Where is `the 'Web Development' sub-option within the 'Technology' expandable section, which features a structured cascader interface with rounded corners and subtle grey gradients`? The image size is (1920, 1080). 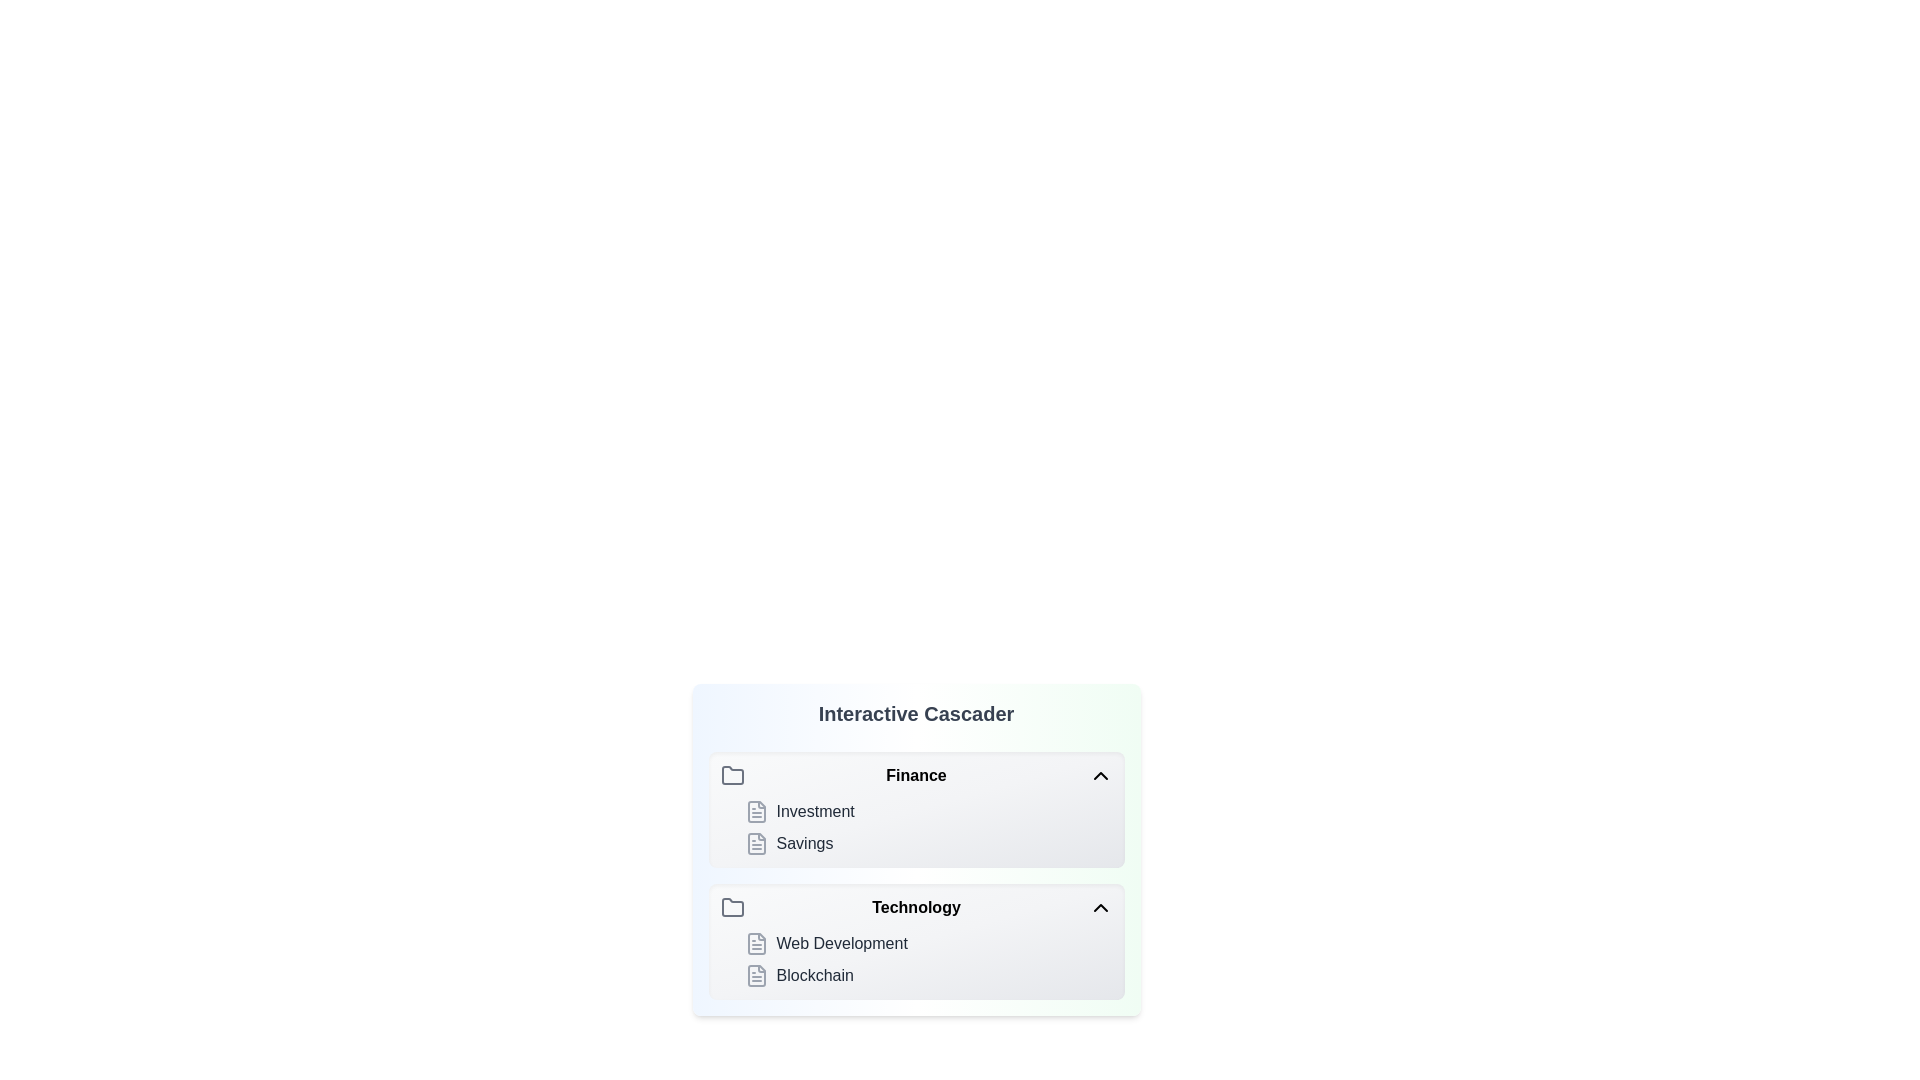
the 'Web Development' sub-option within the 'Technology' expandable section, which features a structured cascader interface with rounded corners and subtle grey gradients is located at coordinates (915, 941).